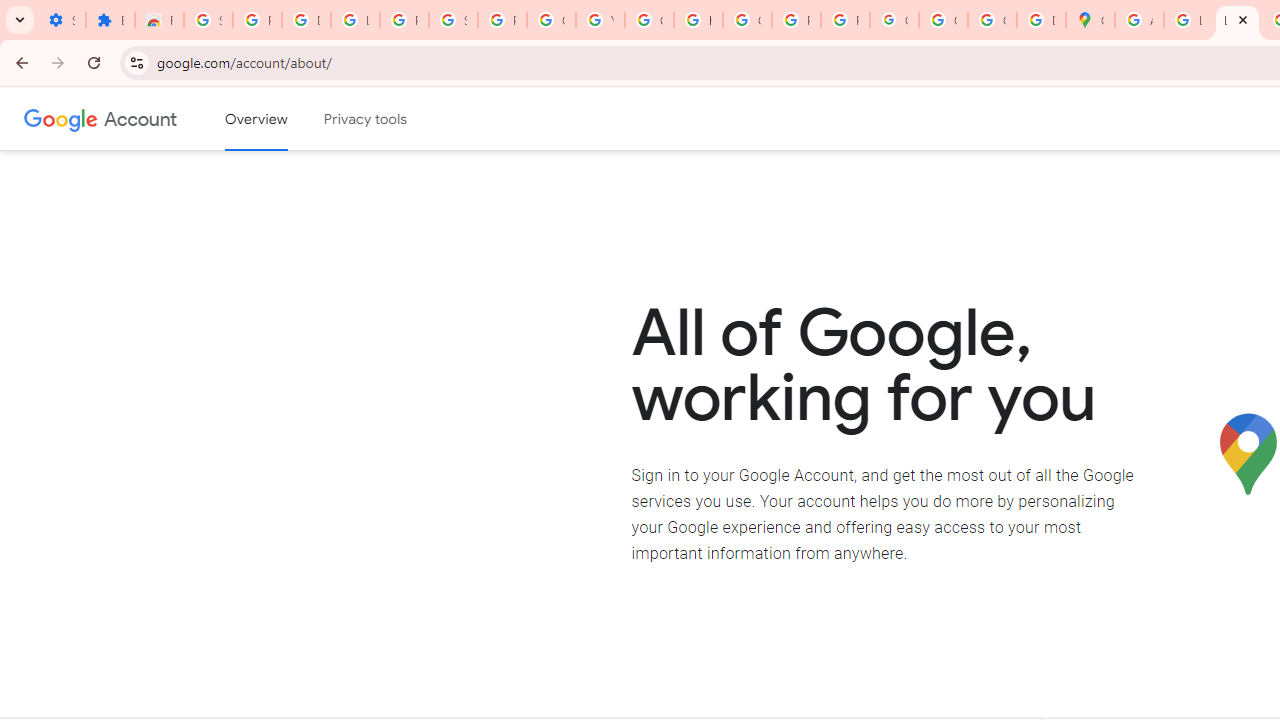 The image size is (1280, 720). I want to click on 'Sign in - Google Accounts', so click(208, 20).